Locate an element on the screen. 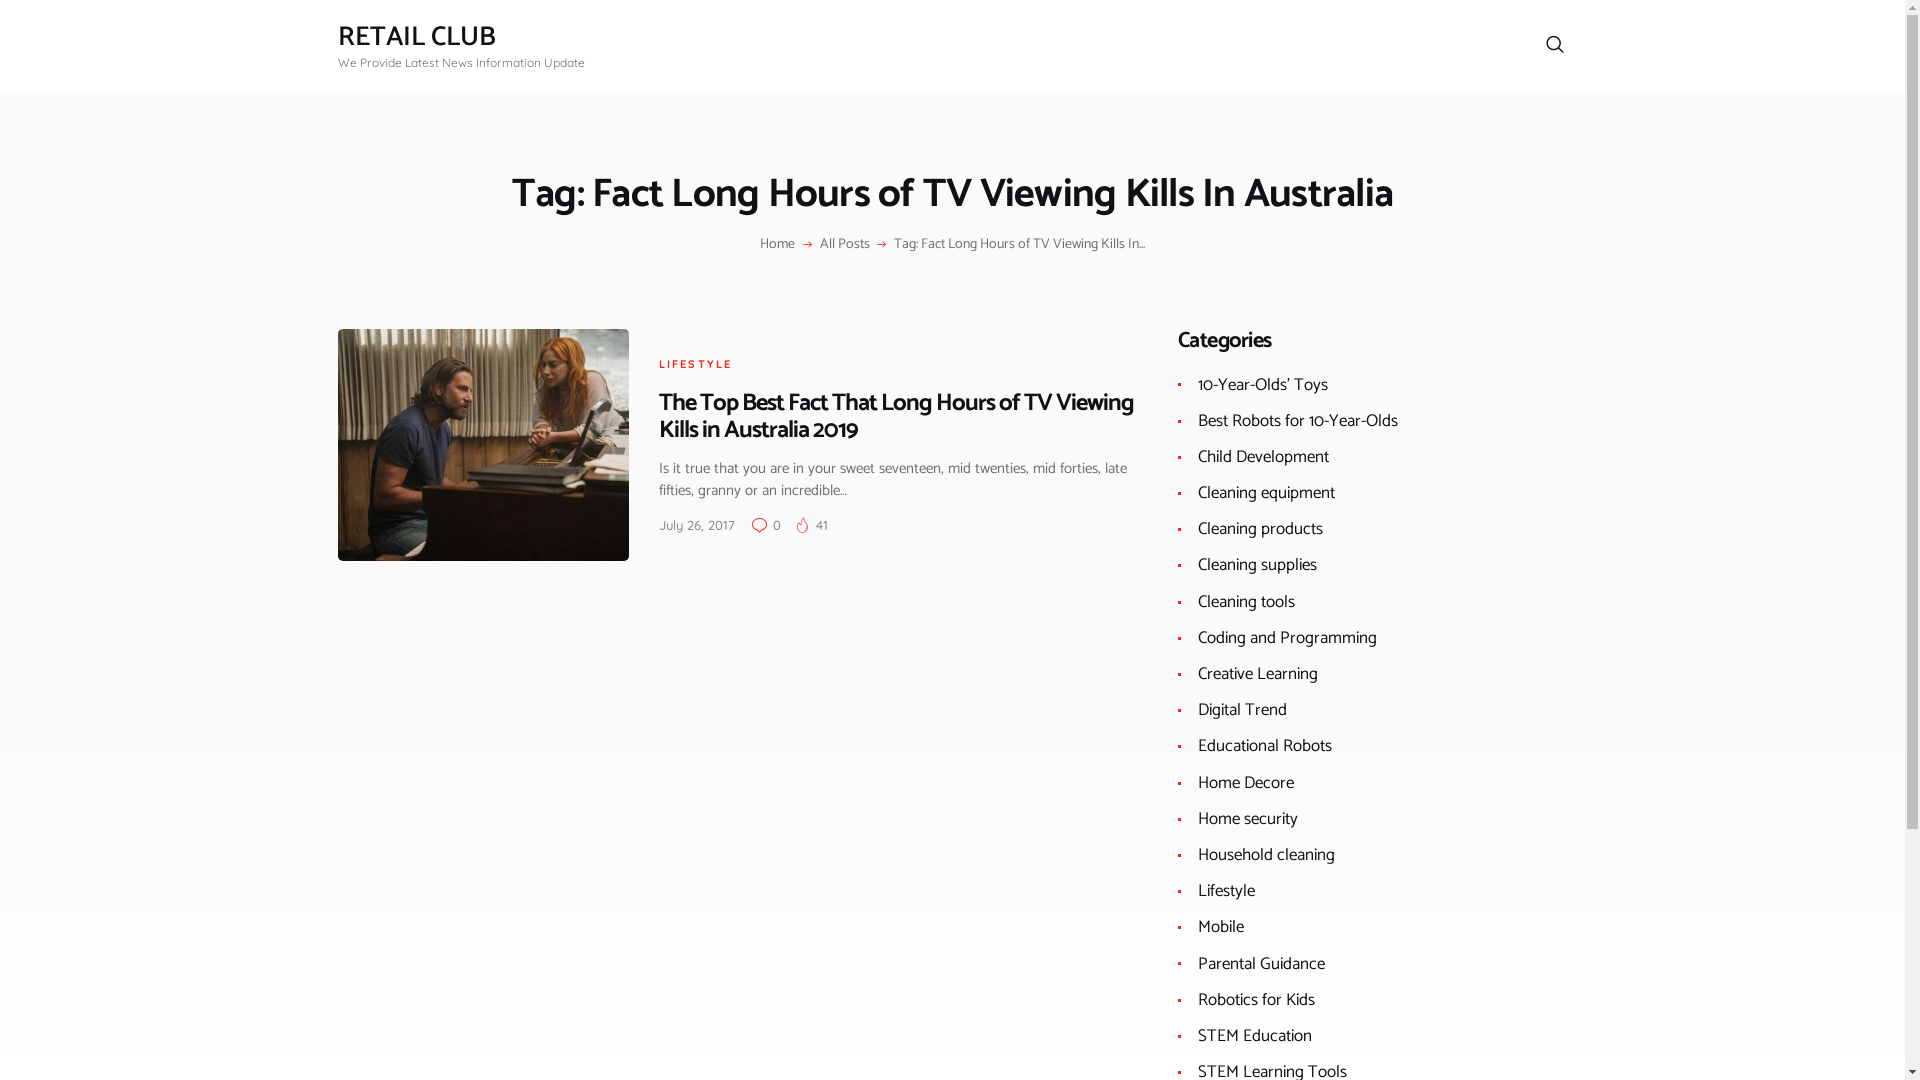 The image size is (1920, 1080). 'Cleaning supplies' is located at coordinates (1256, 564).